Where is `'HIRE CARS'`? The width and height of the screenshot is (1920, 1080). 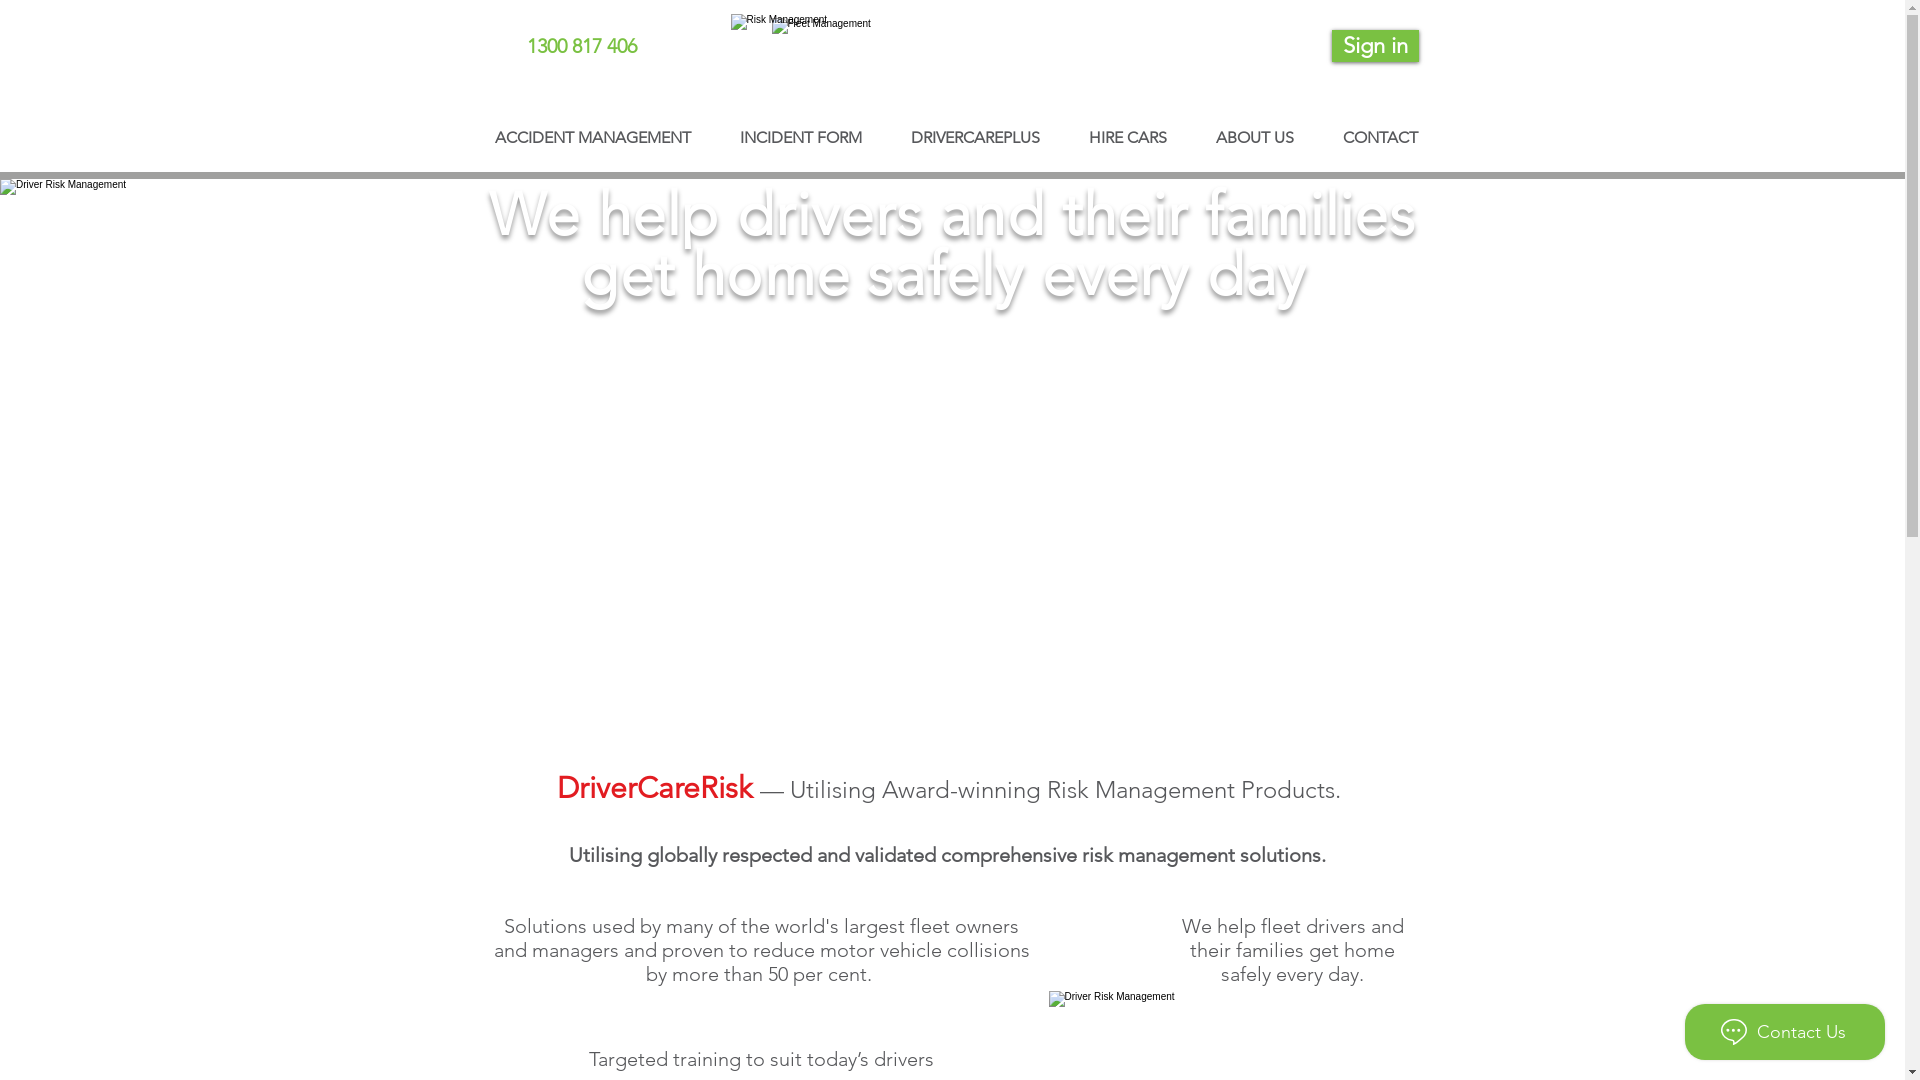 'HIRE CARS' is located at coordinates (1063, 128).